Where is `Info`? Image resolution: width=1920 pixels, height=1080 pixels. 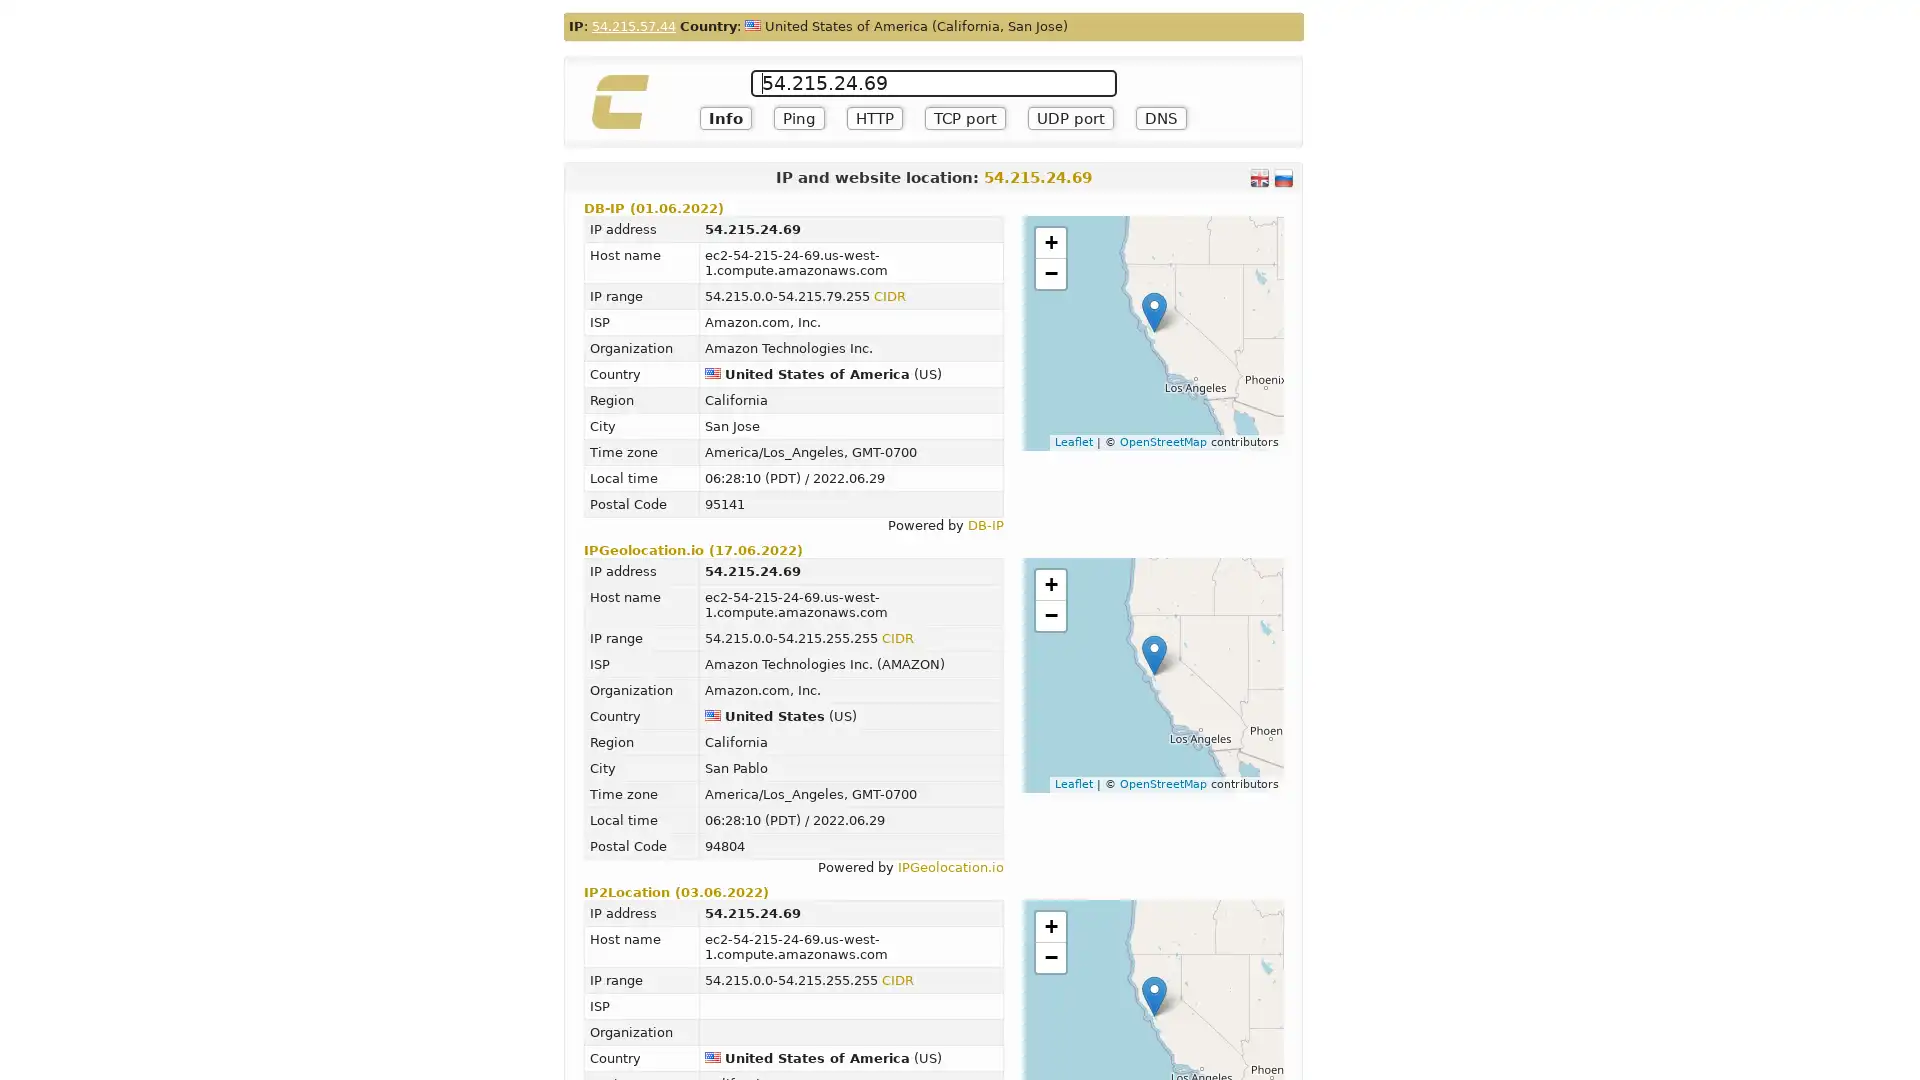
Info is located at coordinates (723, 118).